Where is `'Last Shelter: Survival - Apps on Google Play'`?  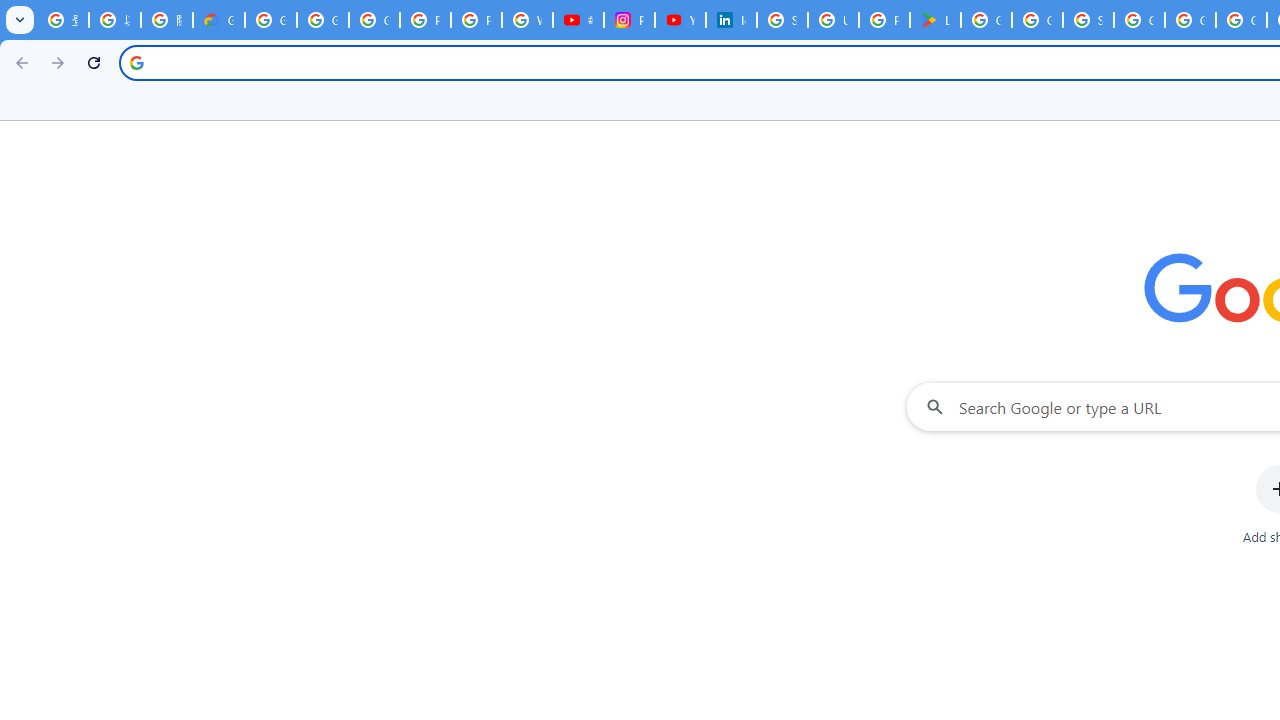
'Last Shelter: Survival - Apps on Google Play' is located at coordinates (934, 20).